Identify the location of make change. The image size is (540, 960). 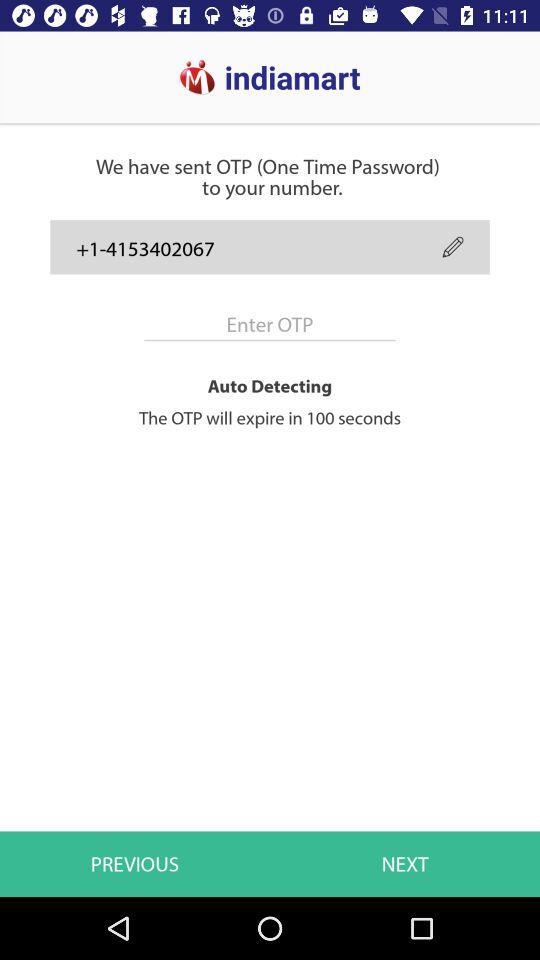
(453, 246).